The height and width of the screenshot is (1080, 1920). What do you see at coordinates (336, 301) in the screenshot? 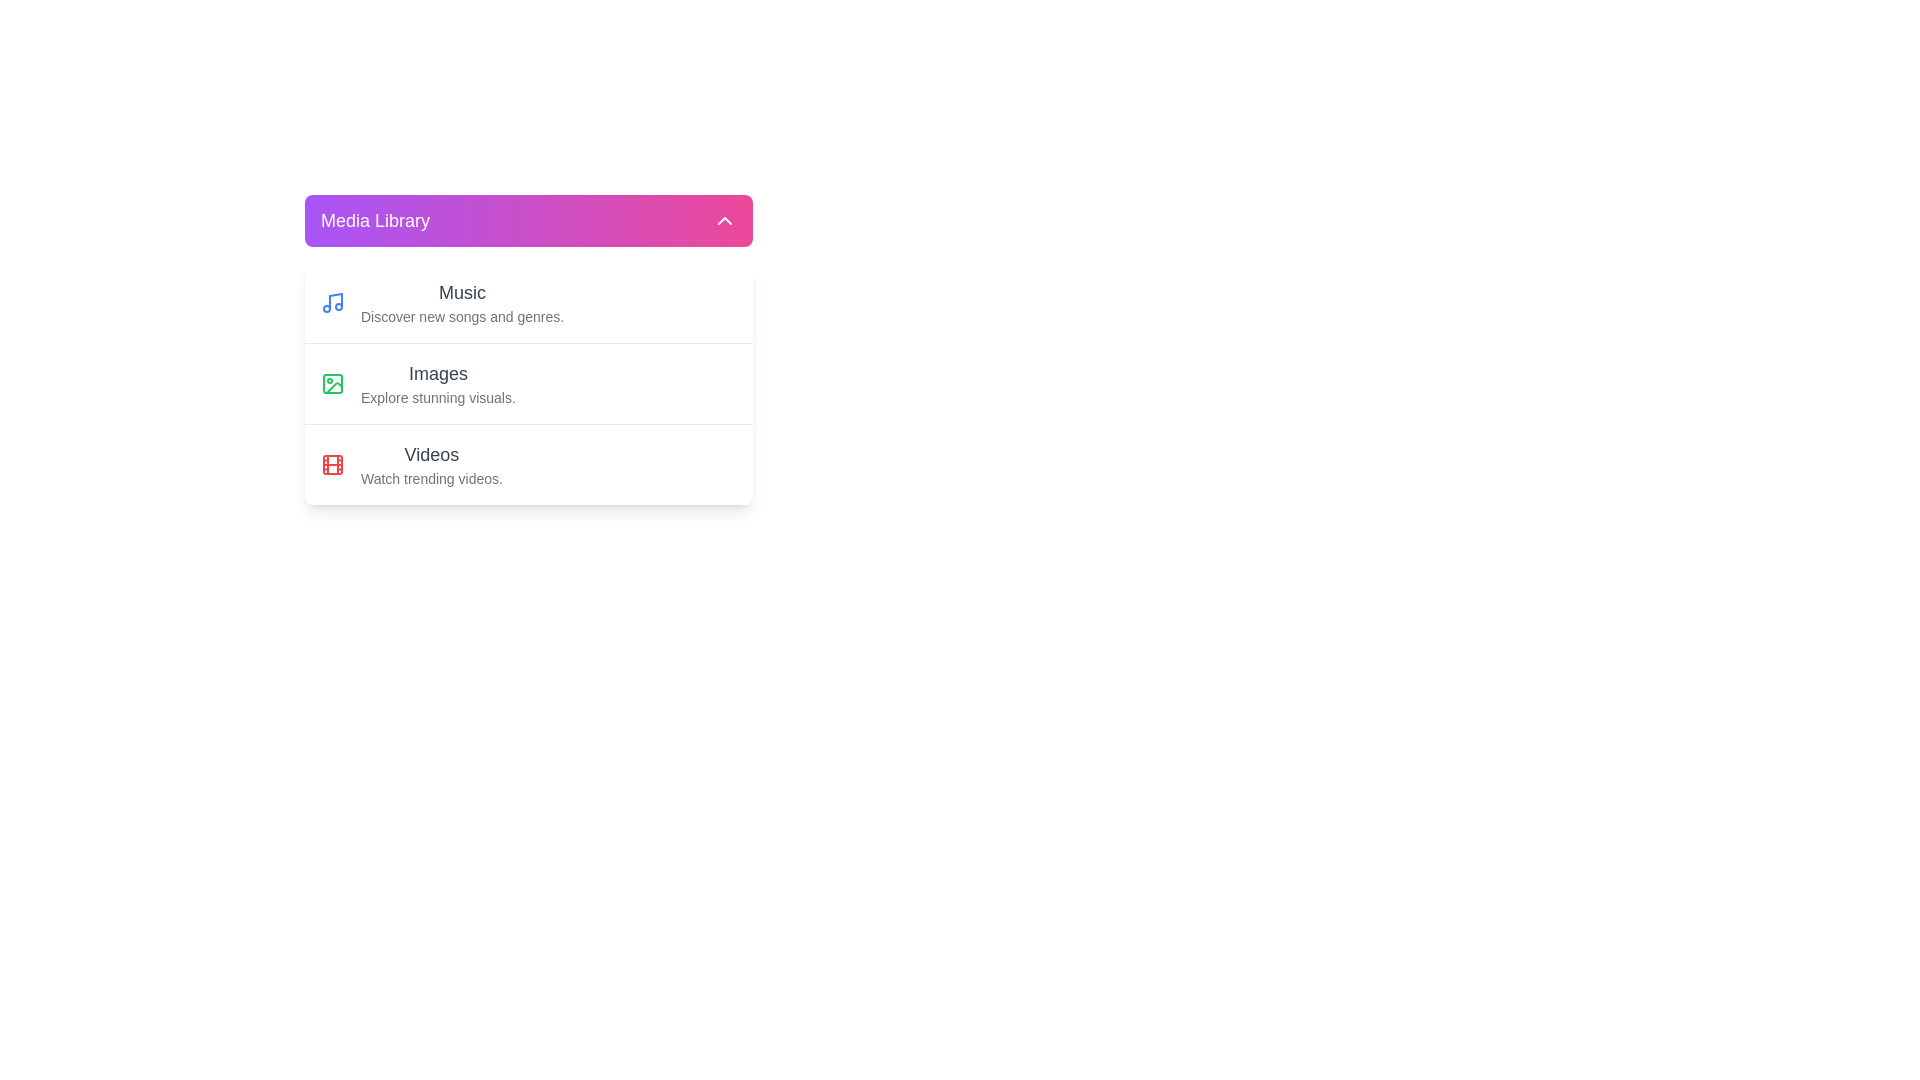
I see `the upper part of the blue music note icon, which is situated adjacent to the text 'Music' in the 'Media Library' section` at bounding box center [336, 301].